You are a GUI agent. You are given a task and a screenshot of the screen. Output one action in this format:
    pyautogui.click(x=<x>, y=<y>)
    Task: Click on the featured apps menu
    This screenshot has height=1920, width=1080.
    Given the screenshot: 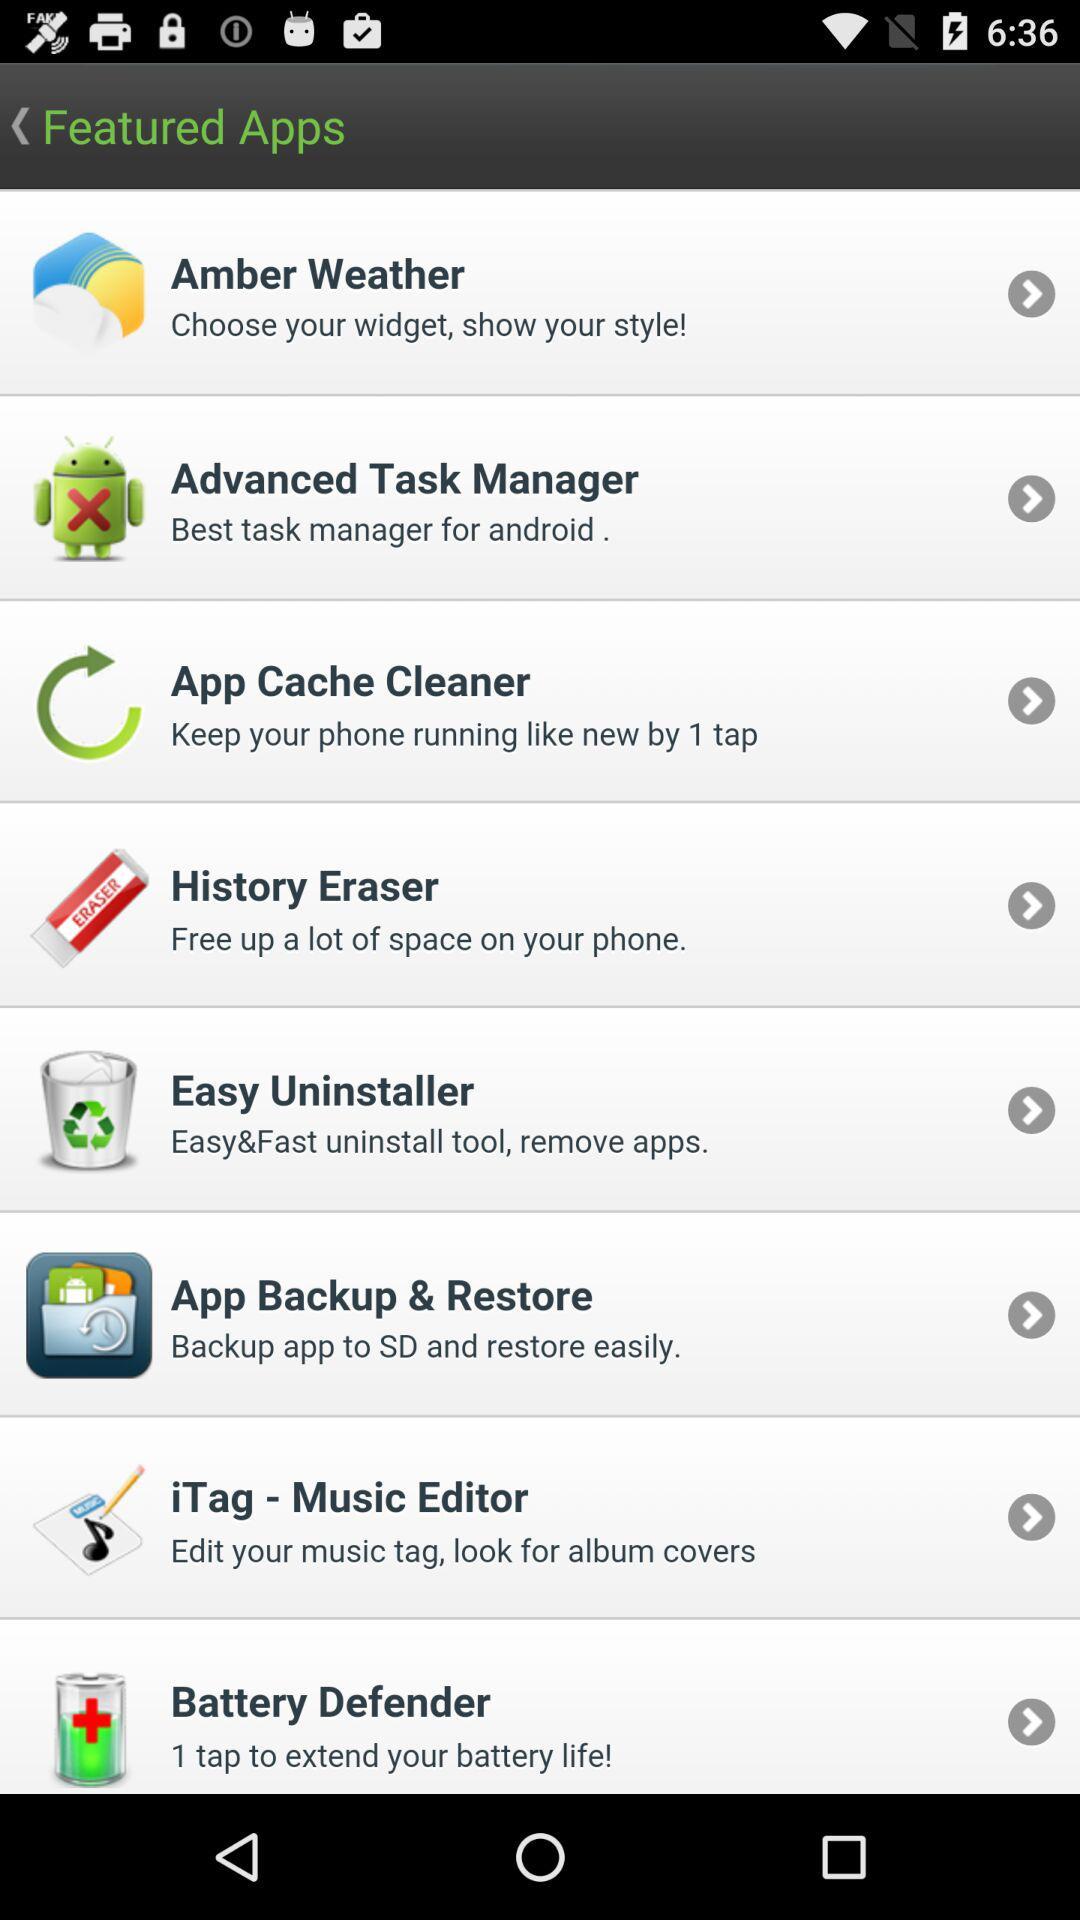 What is the action you would take?
    pyautogui.click(x=540, y=991)
    